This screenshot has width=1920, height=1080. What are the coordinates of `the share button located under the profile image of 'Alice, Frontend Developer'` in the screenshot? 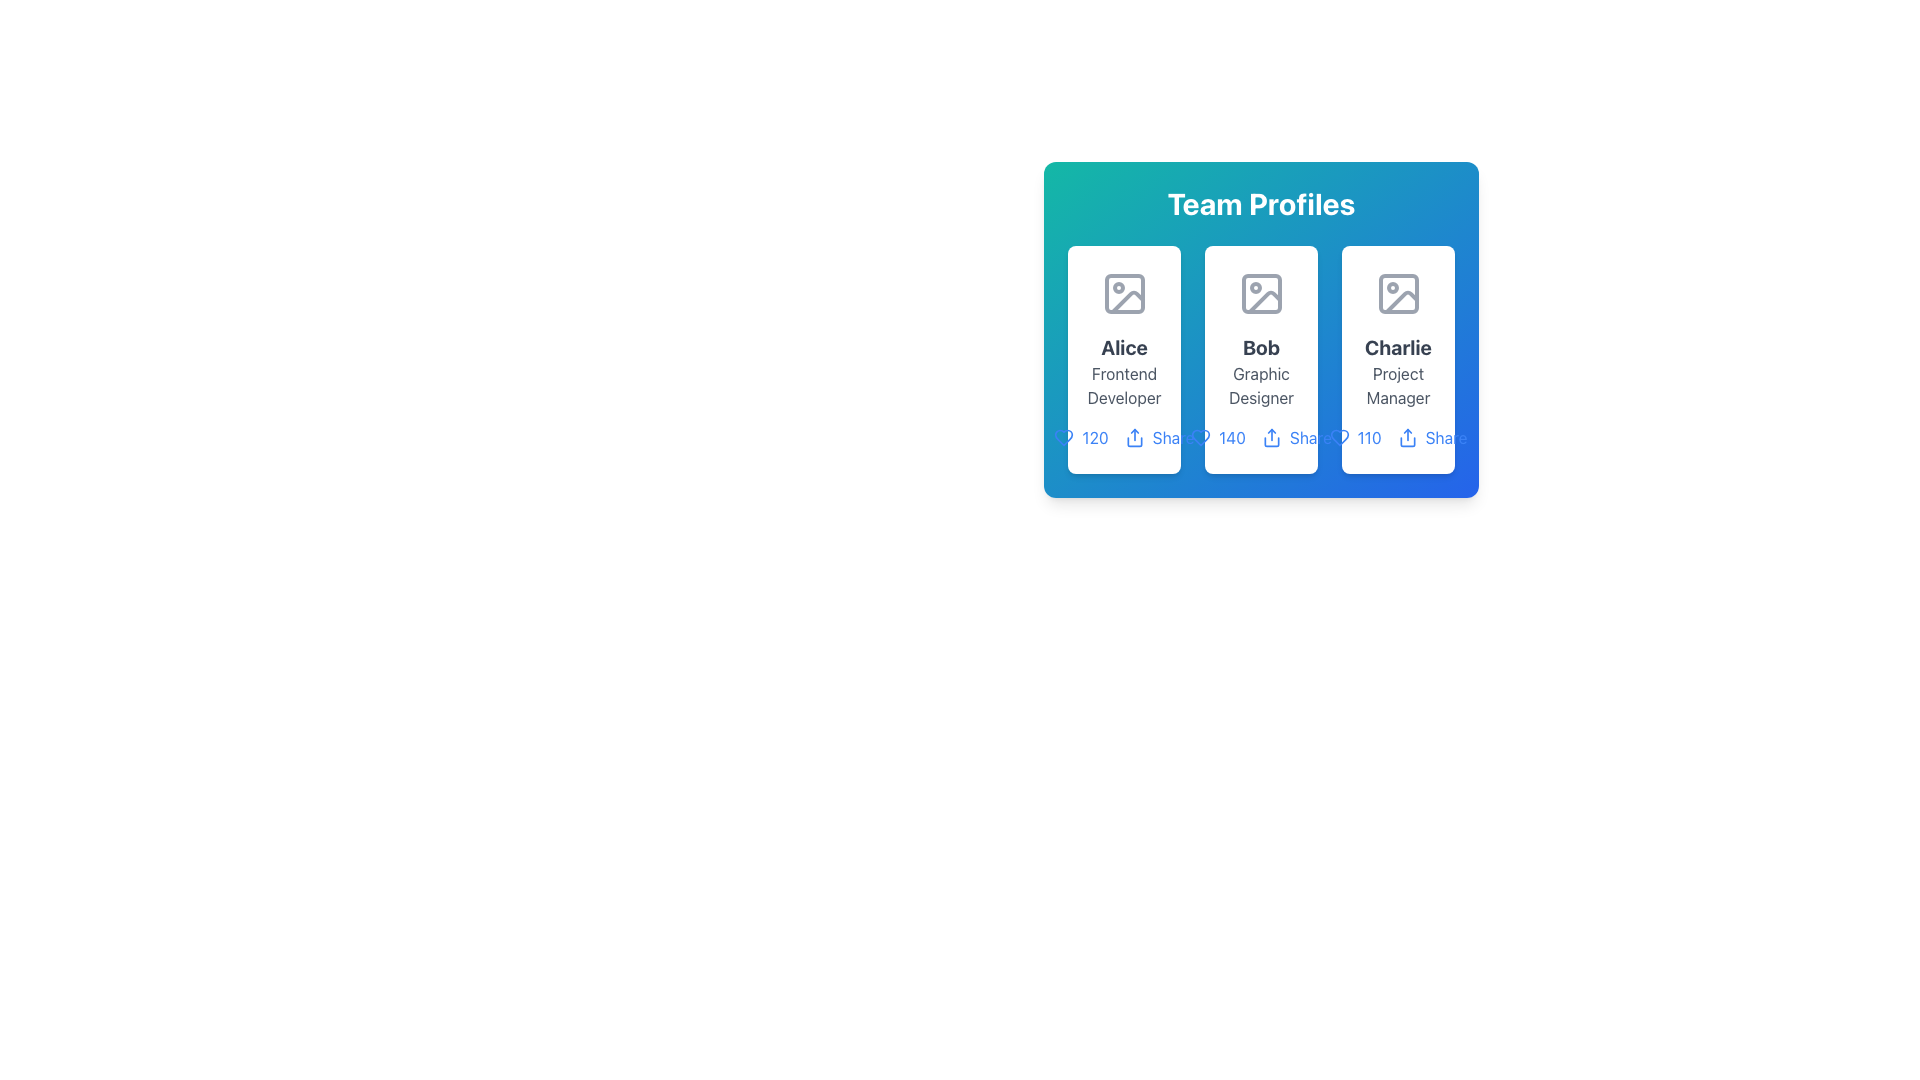 It's located at (1159, 437).